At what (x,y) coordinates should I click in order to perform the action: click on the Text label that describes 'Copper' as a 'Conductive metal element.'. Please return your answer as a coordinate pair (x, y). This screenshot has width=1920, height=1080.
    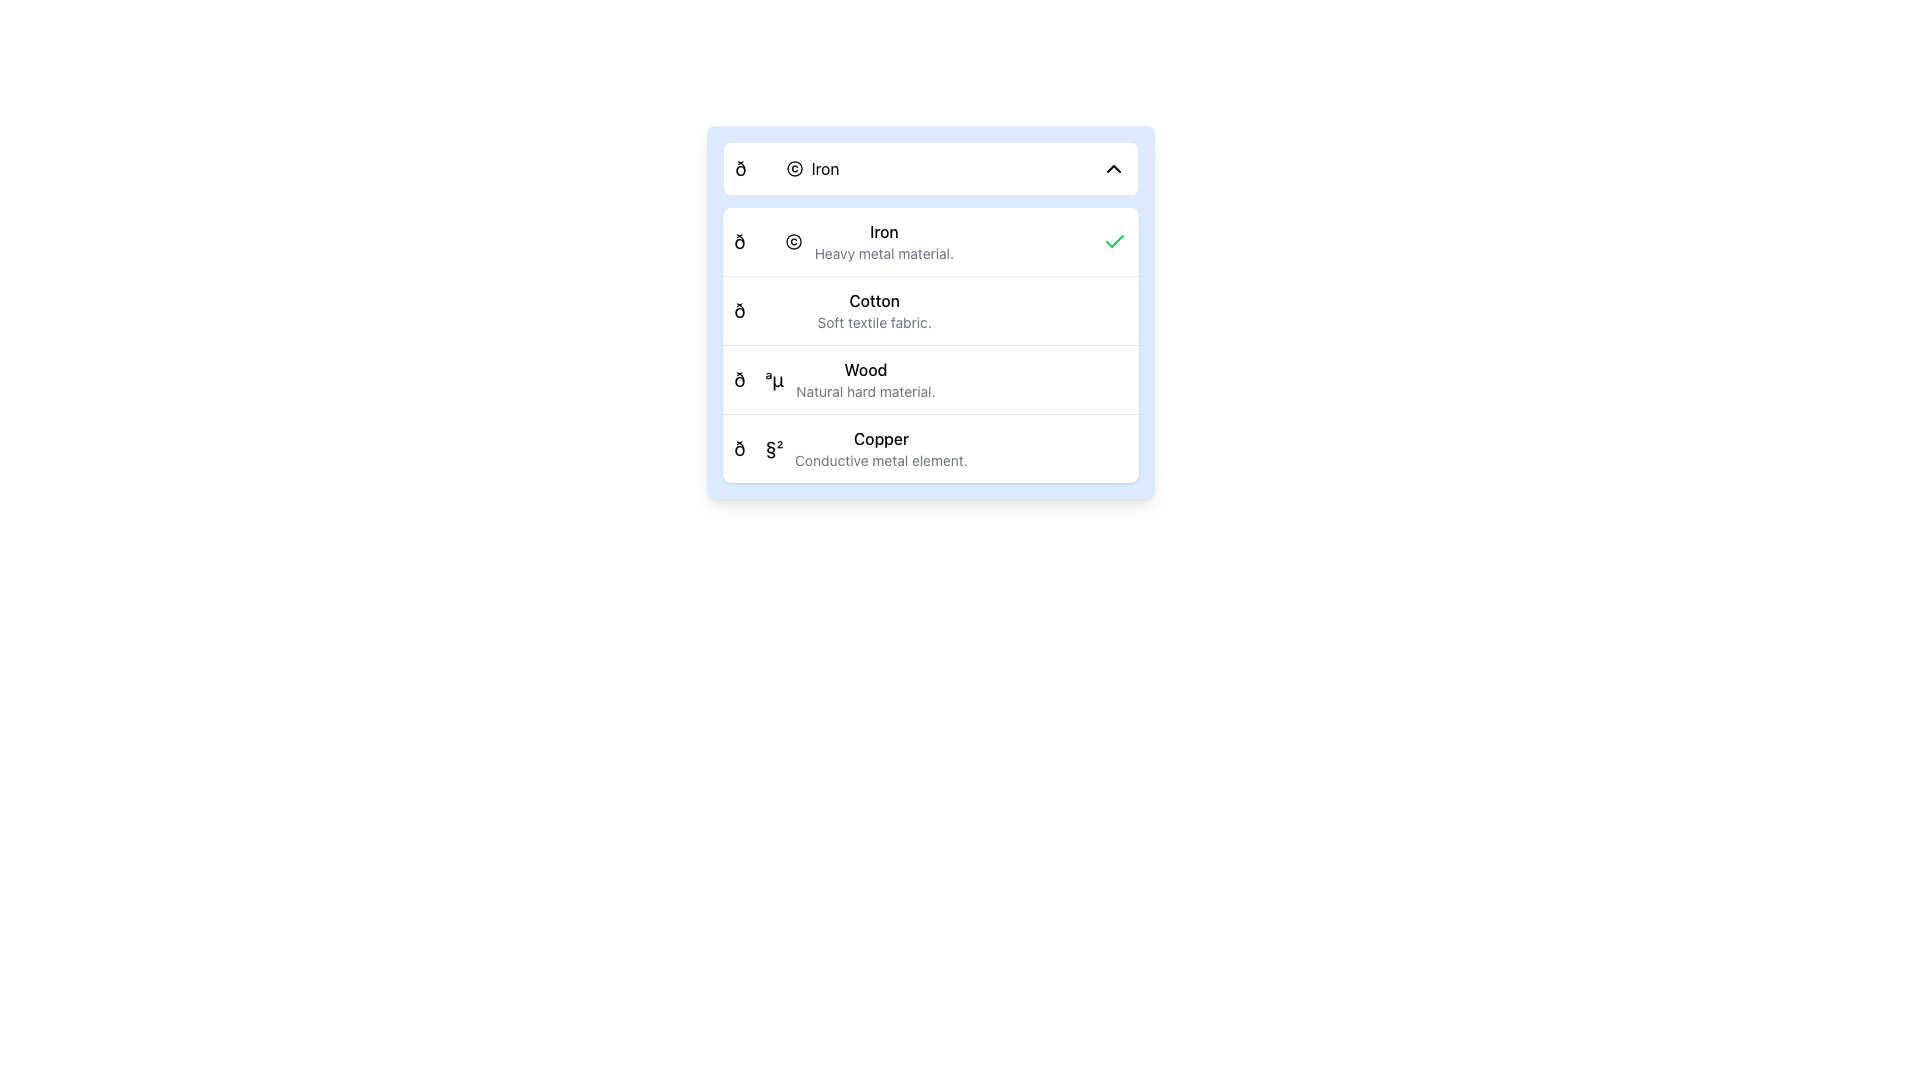
    Looking at the image, I should click on (880, 461).